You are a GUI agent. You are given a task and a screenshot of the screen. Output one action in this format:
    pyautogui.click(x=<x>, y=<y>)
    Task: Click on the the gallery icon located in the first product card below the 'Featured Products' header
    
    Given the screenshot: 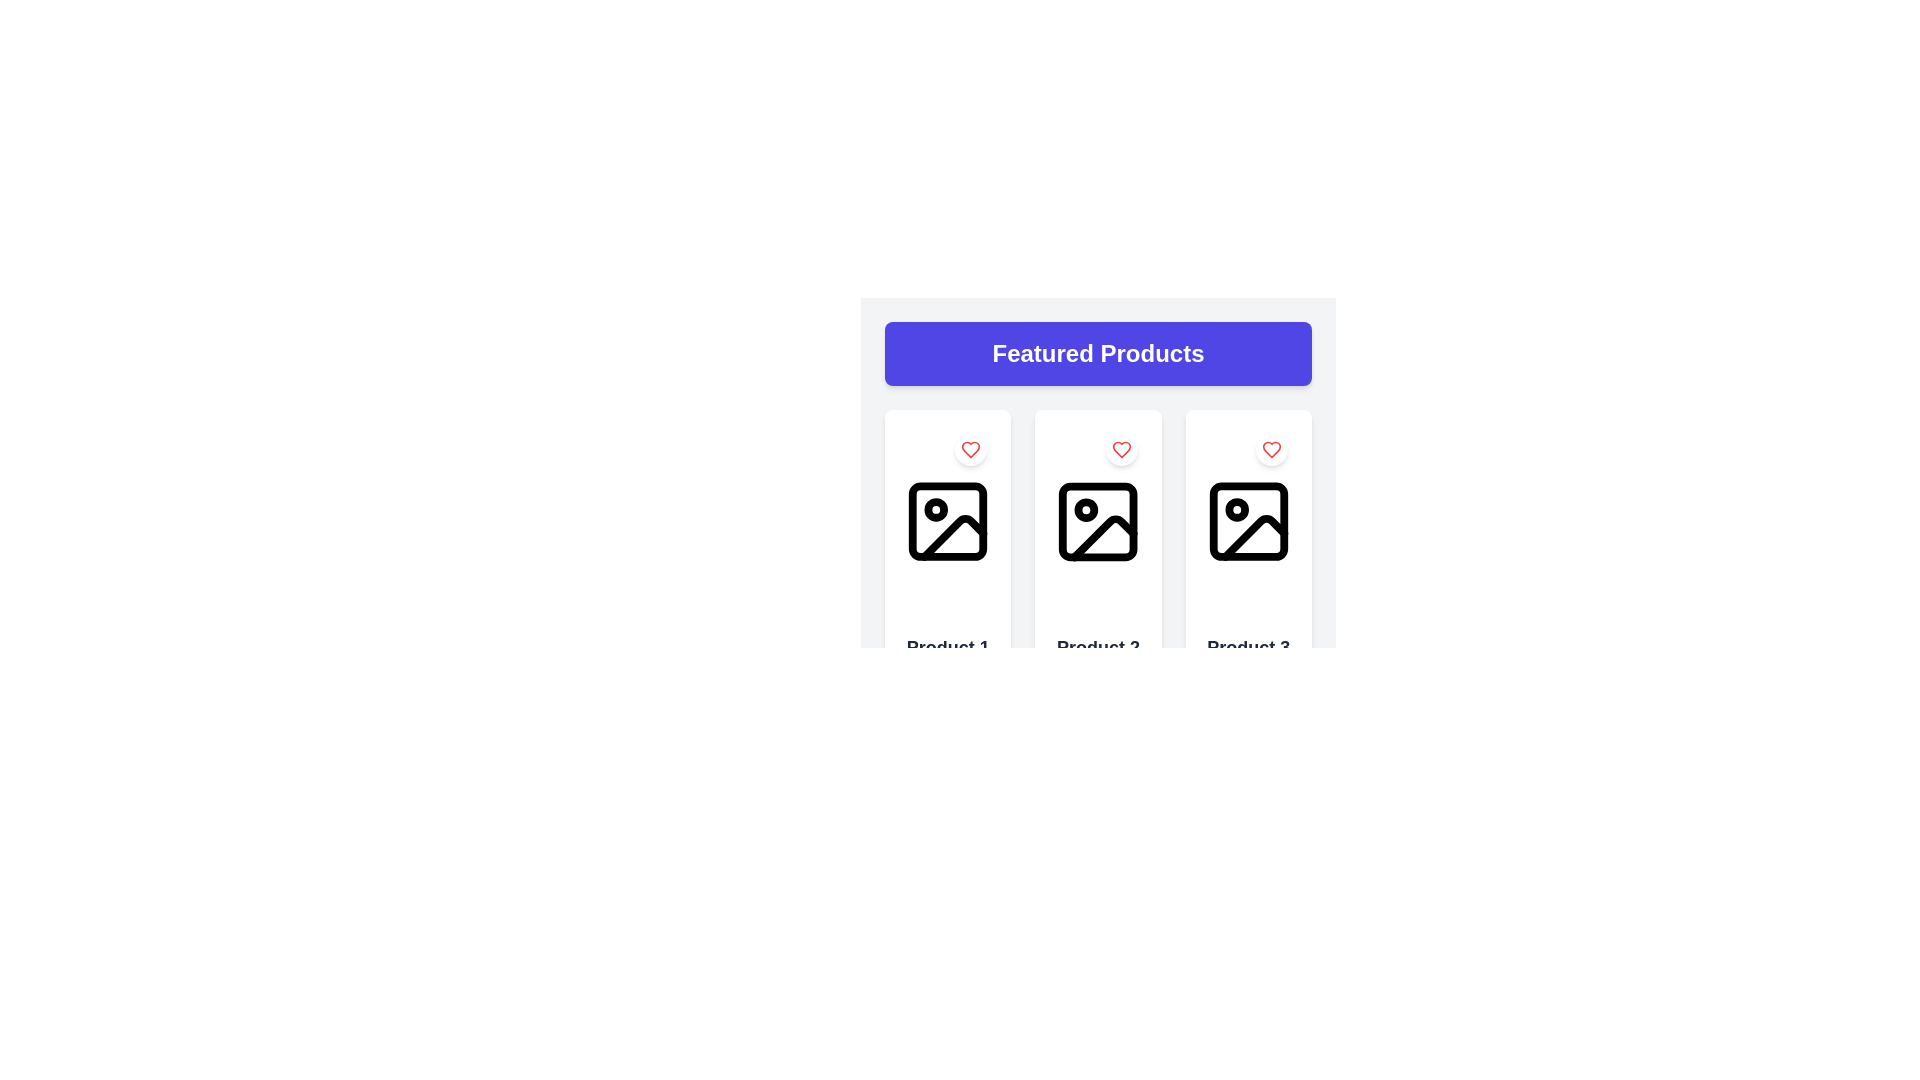 What is the action you would take?
    pyautogui.click(x=947, y=520)
    